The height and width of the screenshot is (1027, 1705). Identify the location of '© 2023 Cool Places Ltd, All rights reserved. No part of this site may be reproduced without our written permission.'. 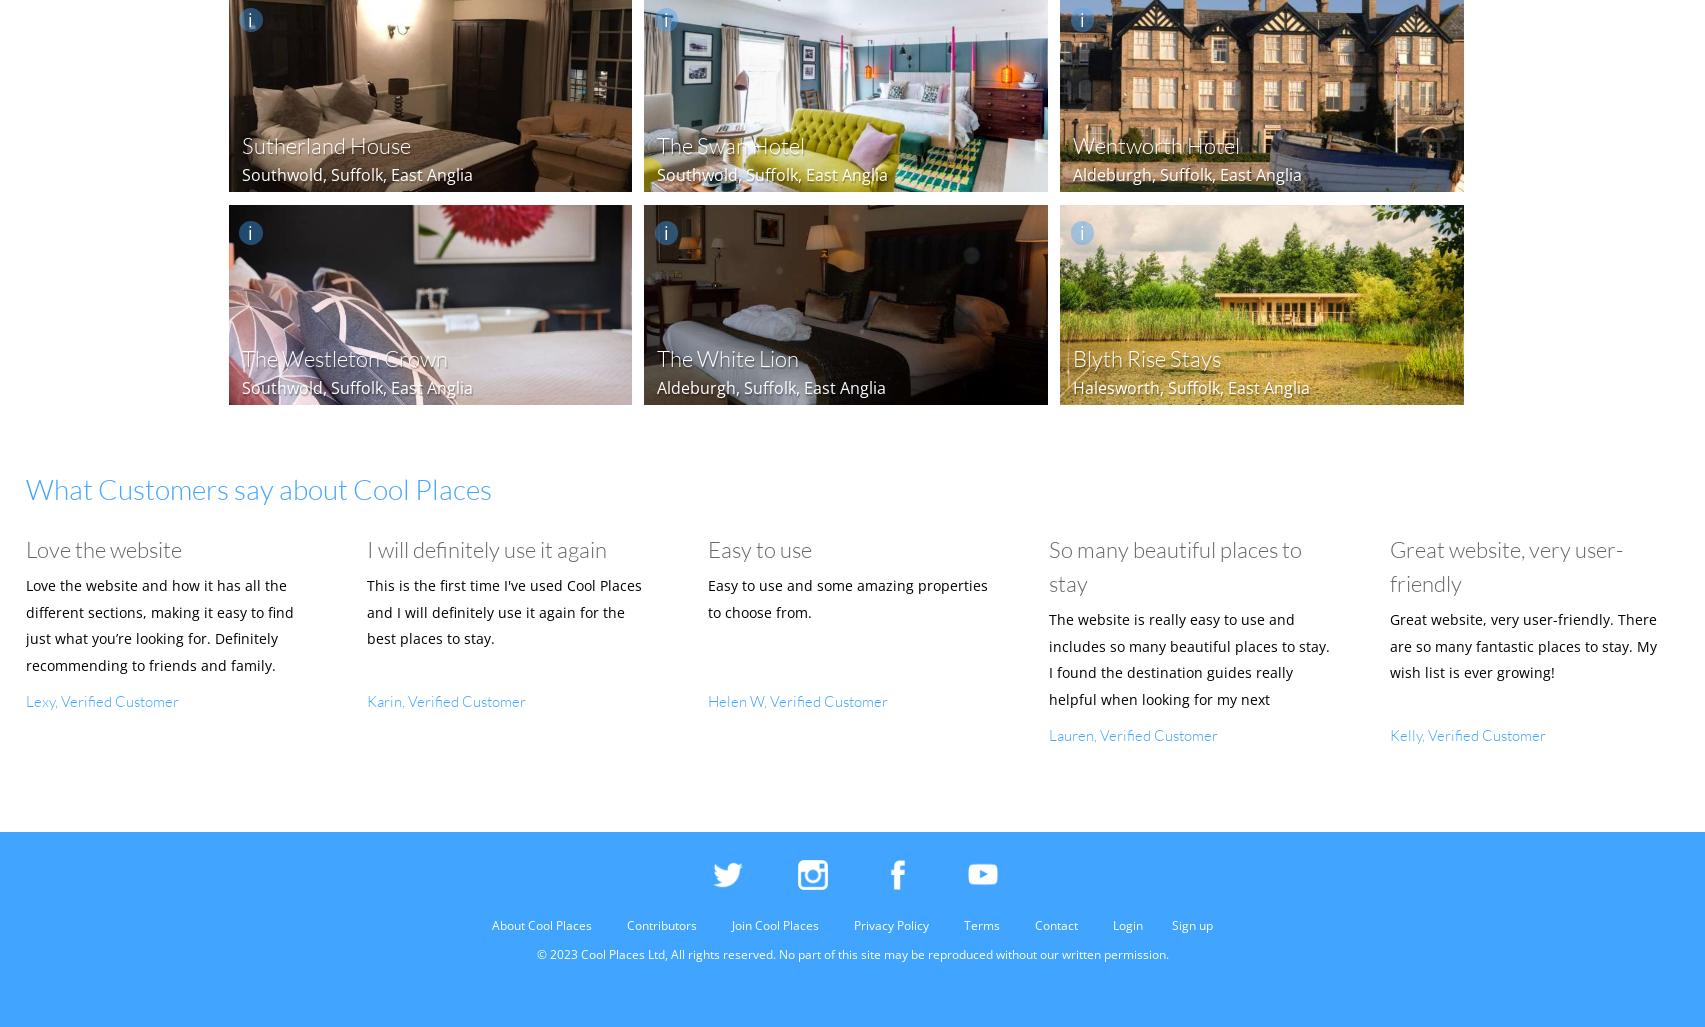
(851, 954).